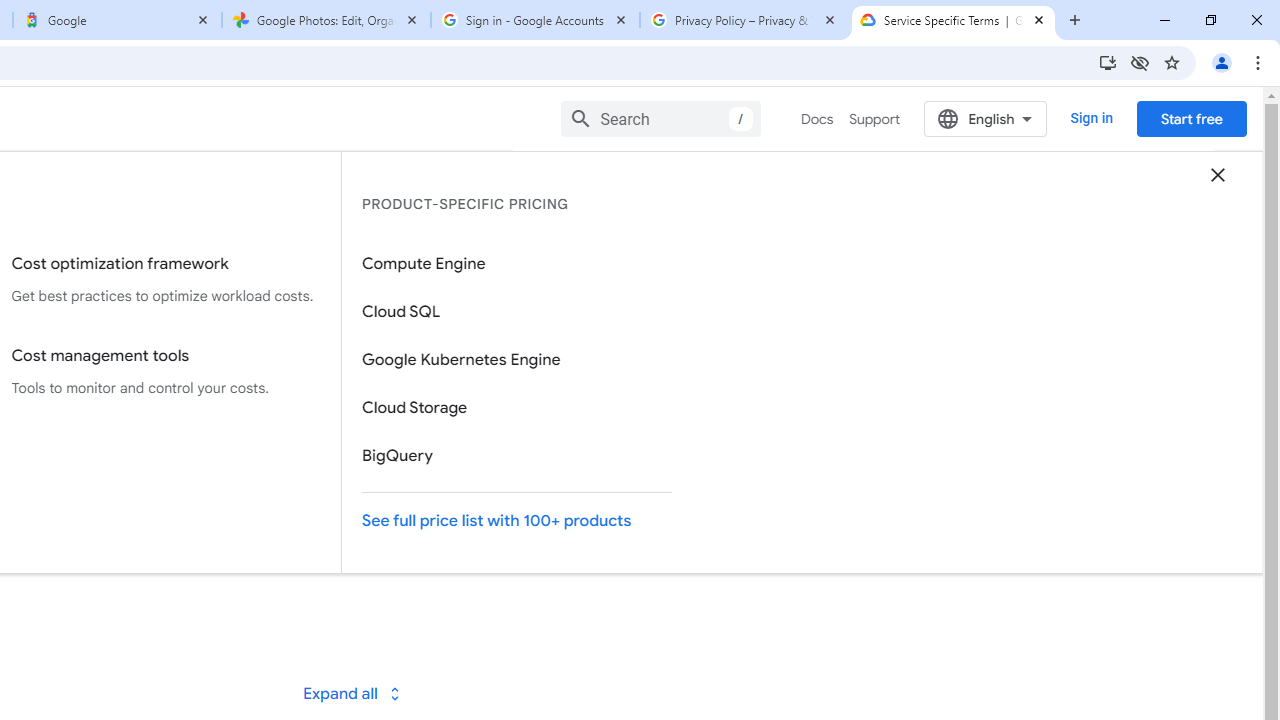 The height and width of the screenshot is (720, 1280). What do you see at coordinates (1191, 118) in the screenshot?
I see `'Start free'` at bounding box center [1191, 118].